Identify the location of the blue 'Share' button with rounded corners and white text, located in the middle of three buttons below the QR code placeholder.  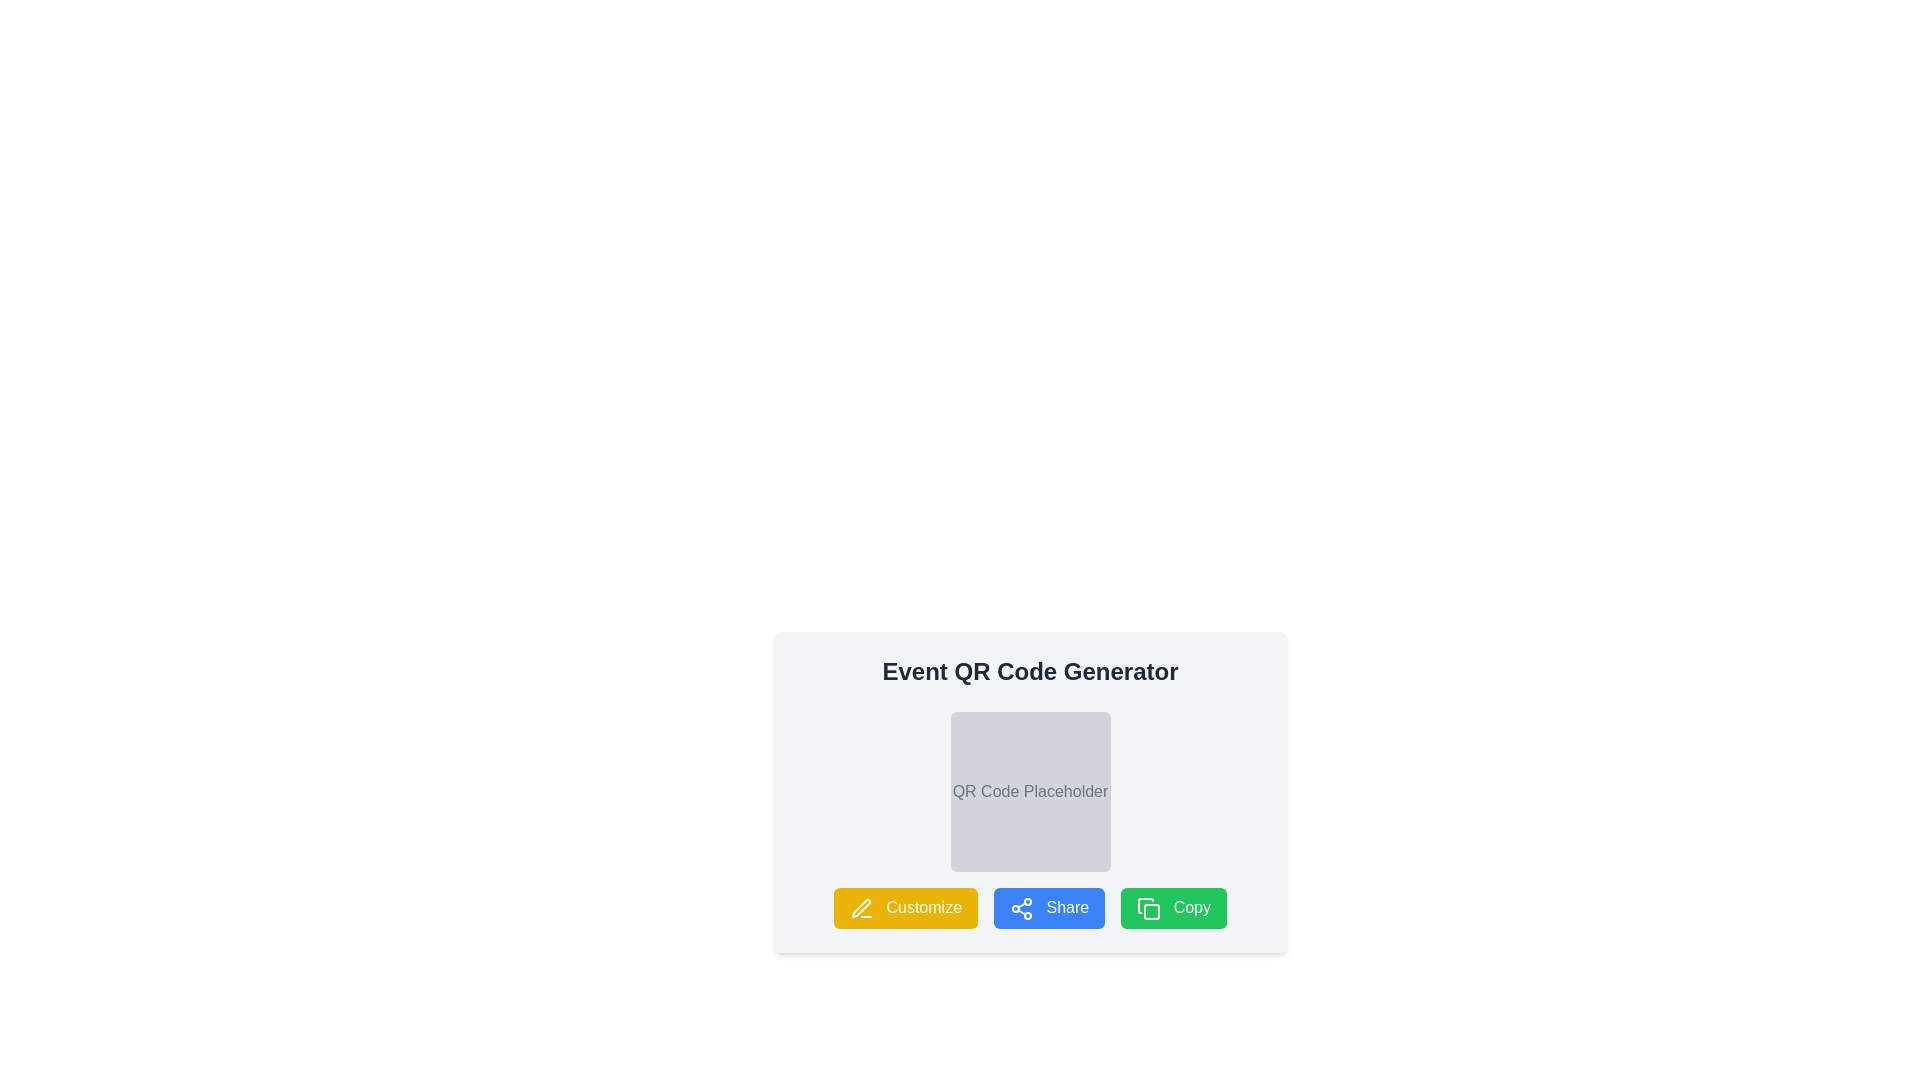
(1048, 908).